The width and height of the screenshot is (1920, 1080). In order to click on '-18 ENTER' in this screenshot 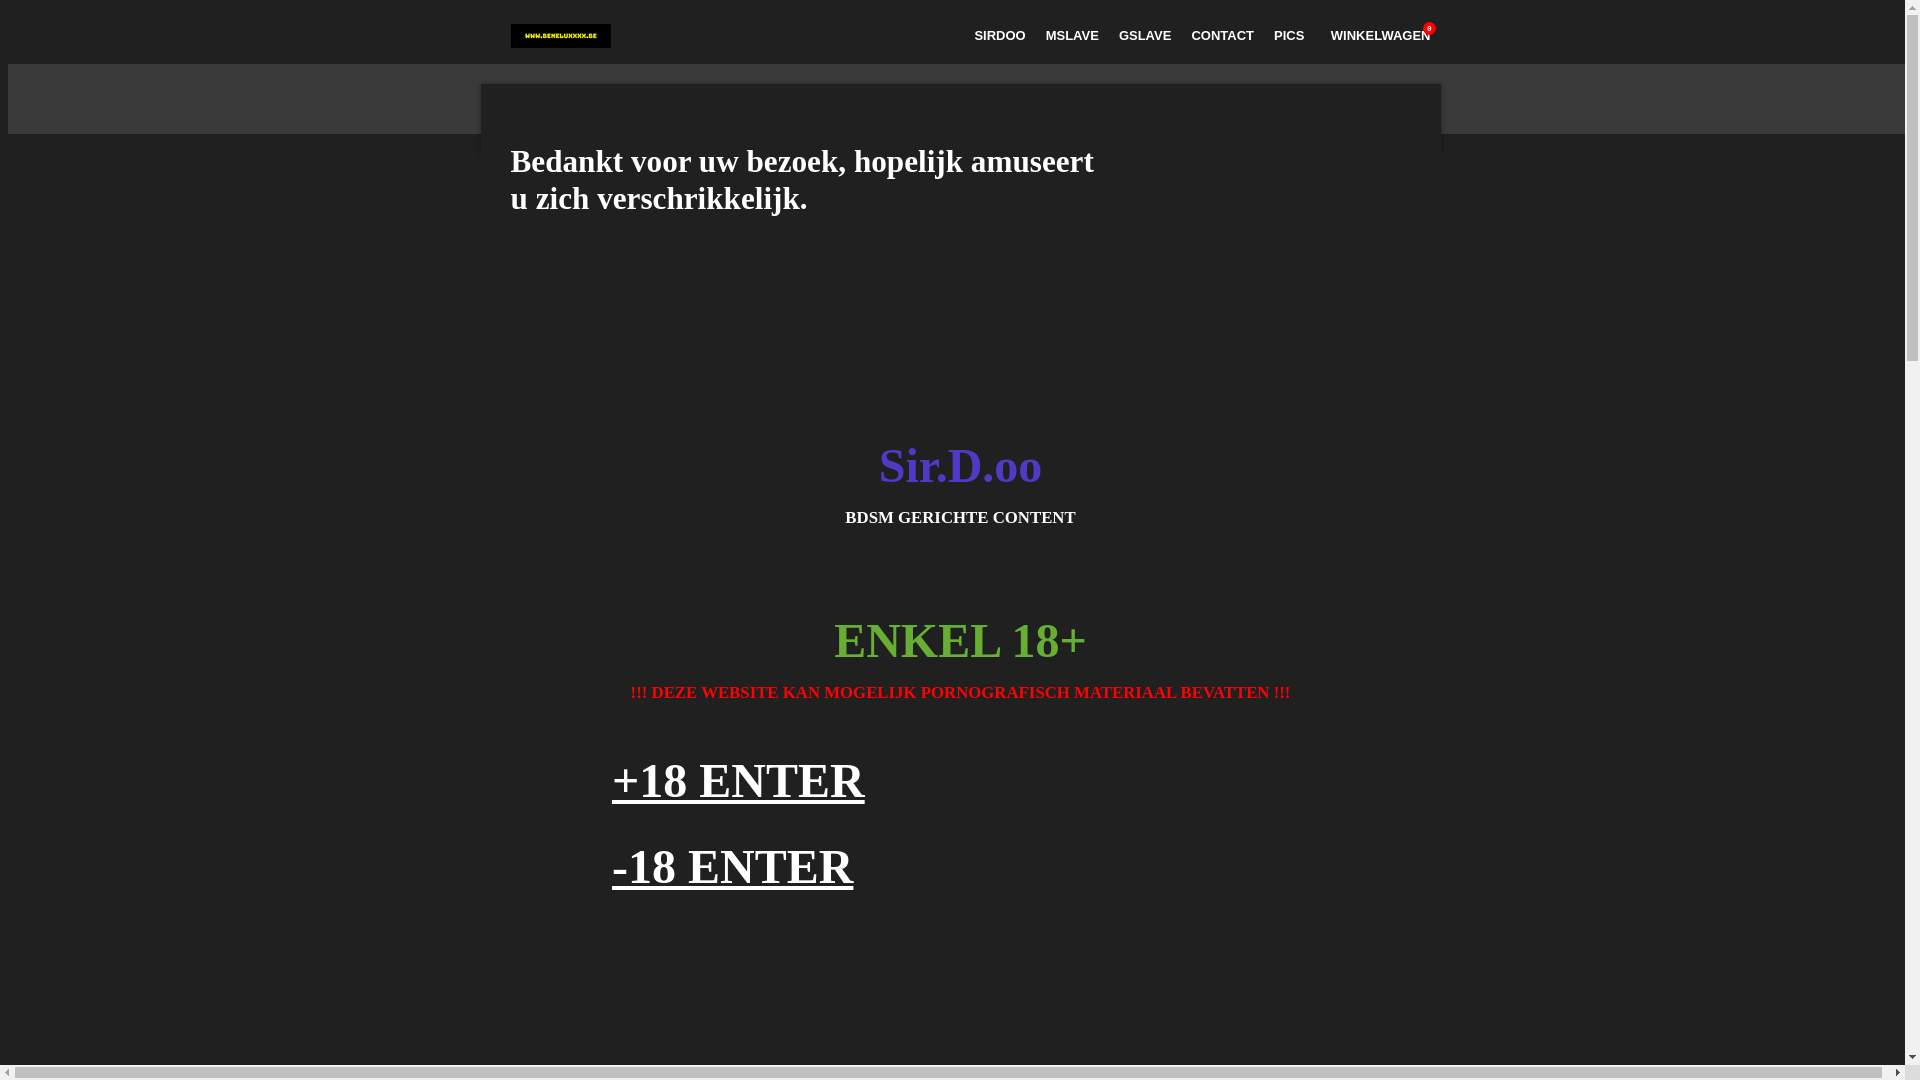, I will do `click(731, 865)`.